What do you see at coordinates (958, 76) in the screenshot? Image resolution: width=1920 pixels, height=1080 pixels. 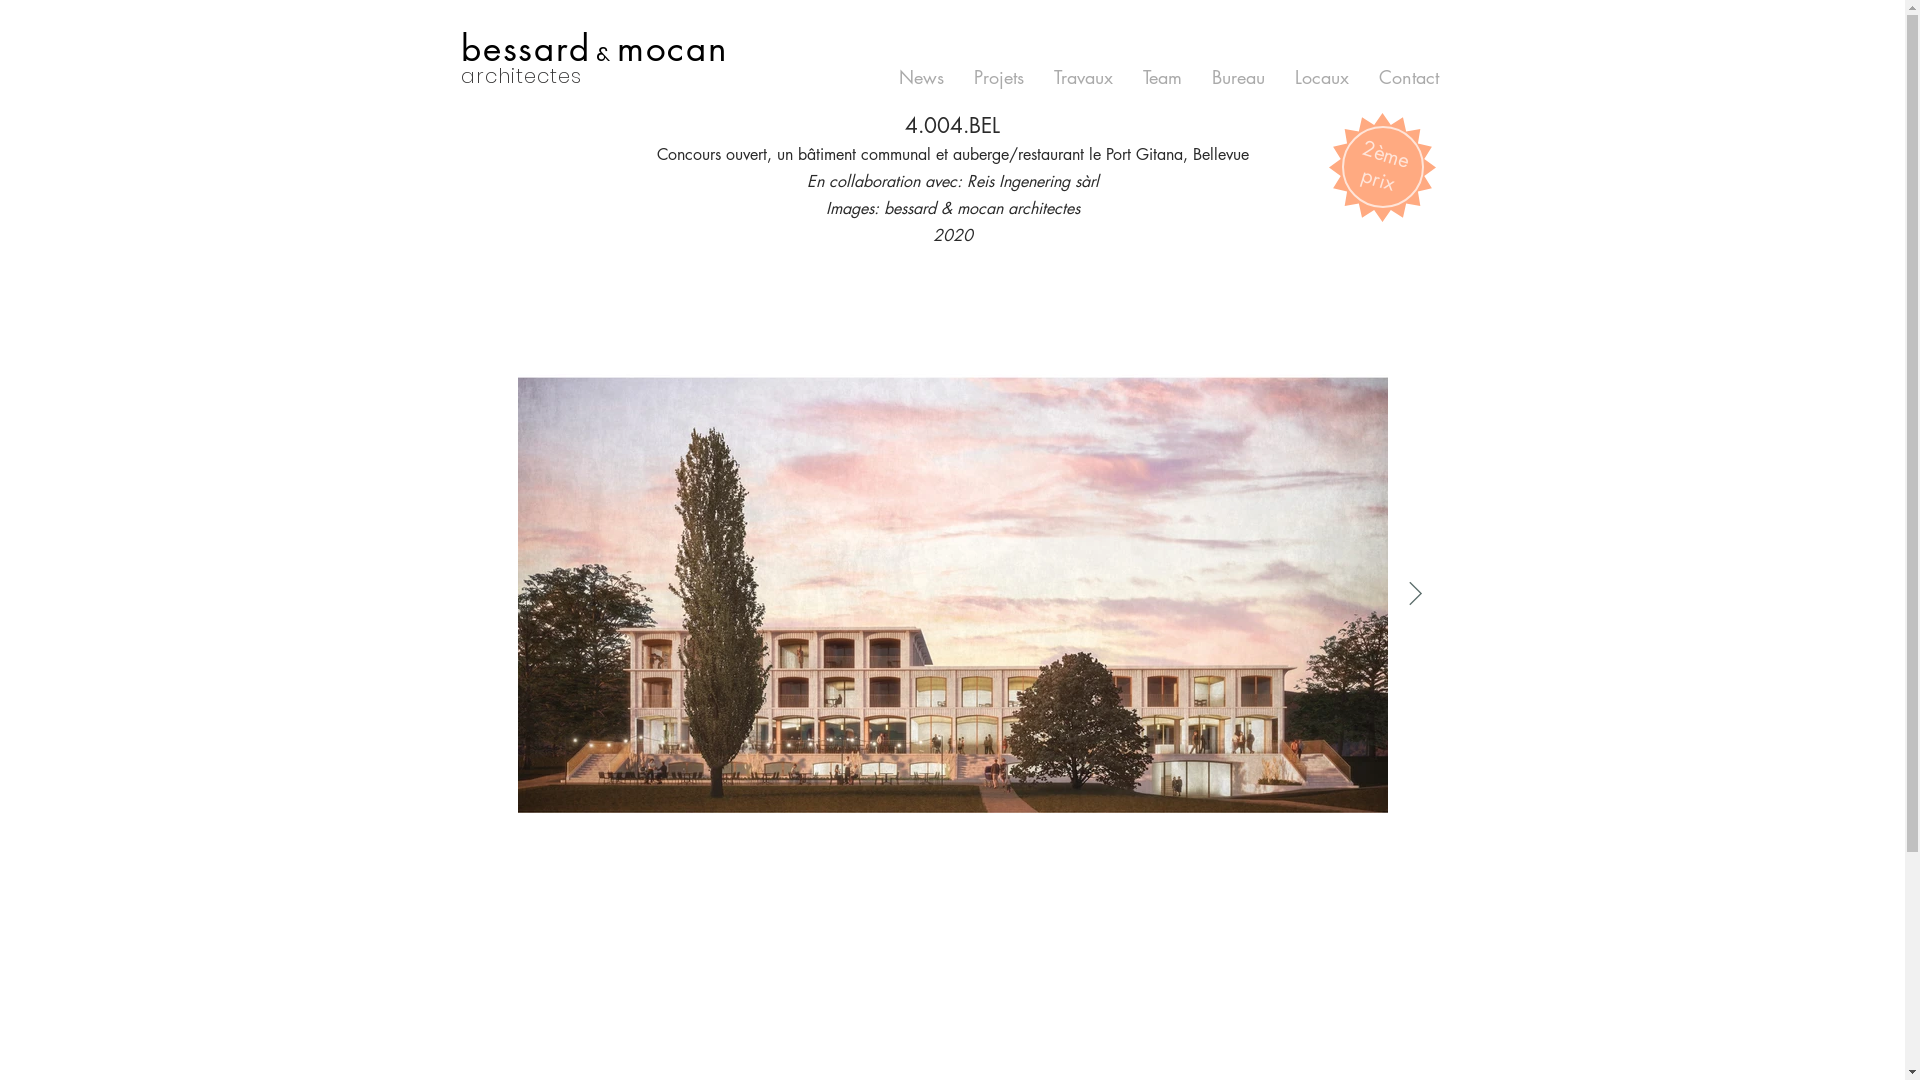 I see `'Projets'` at bounding box center [958, 76].